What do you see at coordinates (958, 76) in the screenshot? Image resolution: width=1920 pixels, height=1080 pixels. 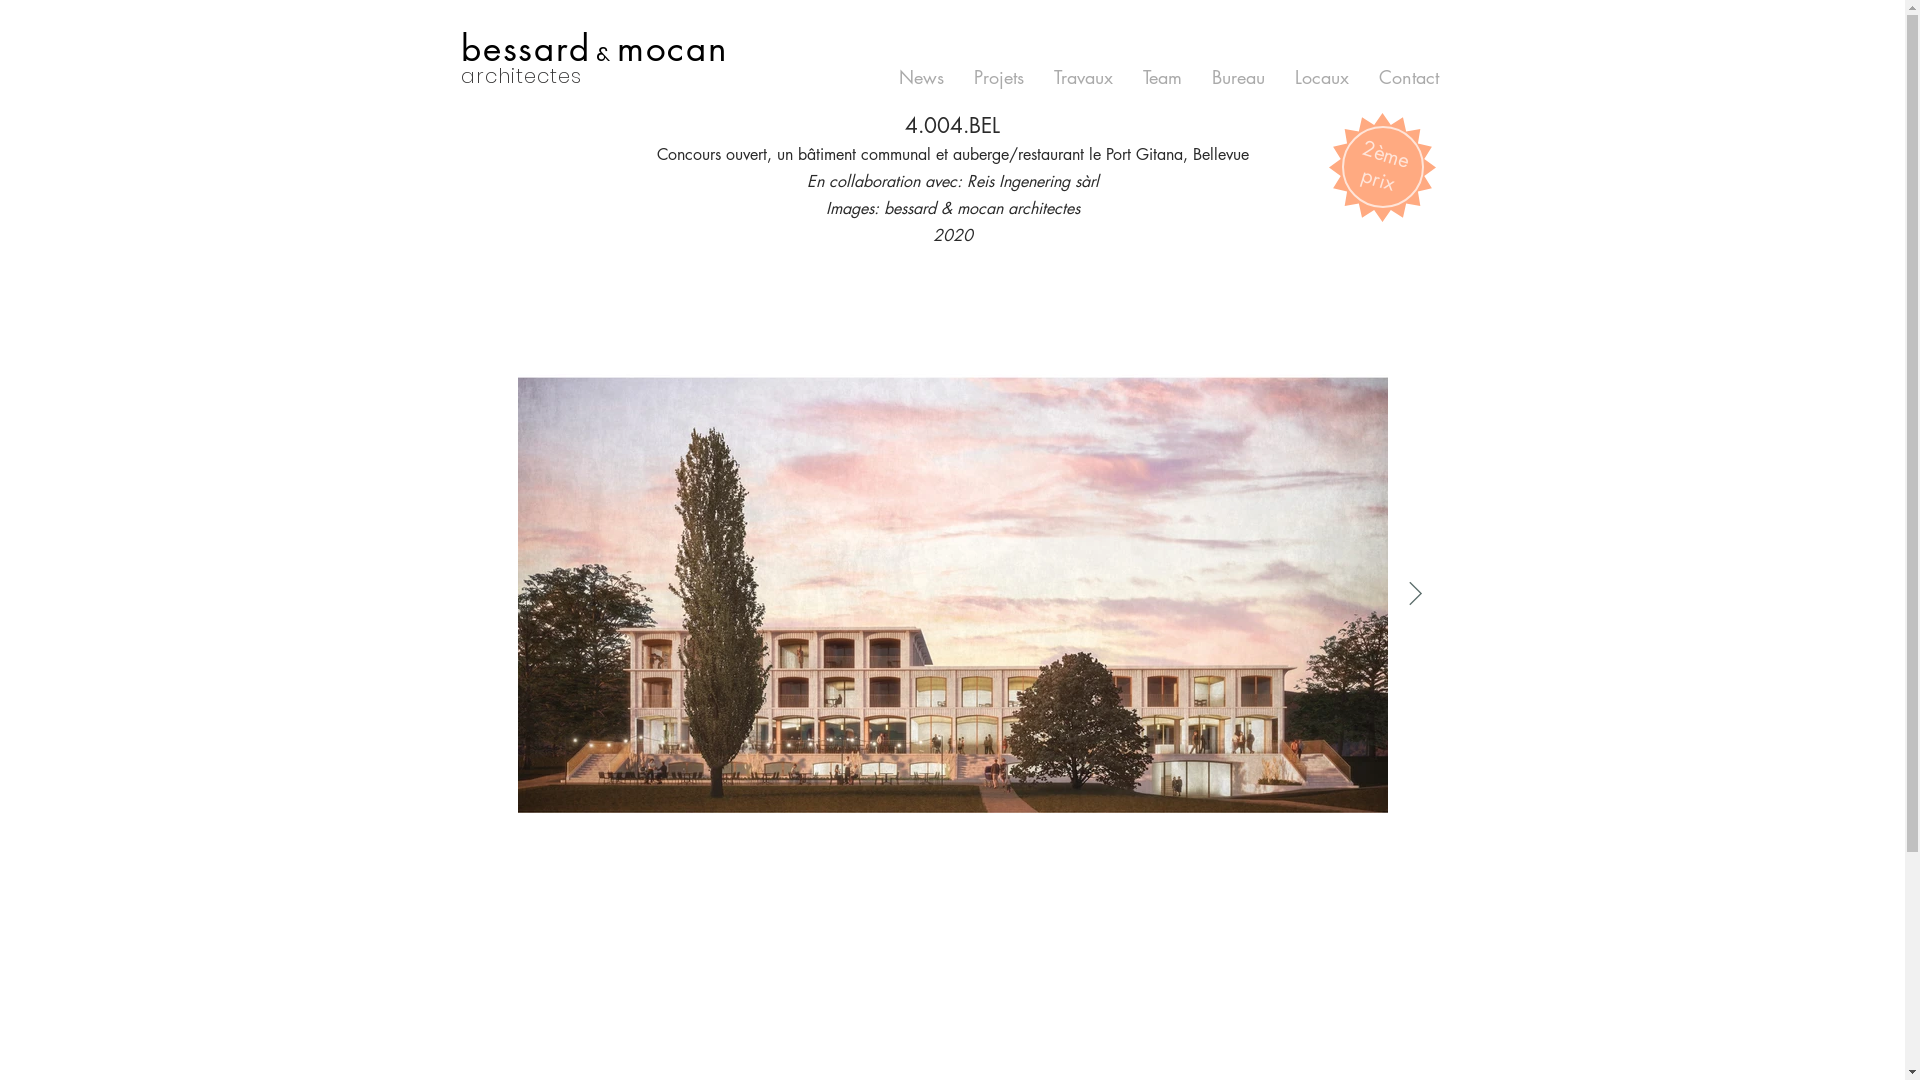 I see `'Projets'` at bounding box center [958, 76].